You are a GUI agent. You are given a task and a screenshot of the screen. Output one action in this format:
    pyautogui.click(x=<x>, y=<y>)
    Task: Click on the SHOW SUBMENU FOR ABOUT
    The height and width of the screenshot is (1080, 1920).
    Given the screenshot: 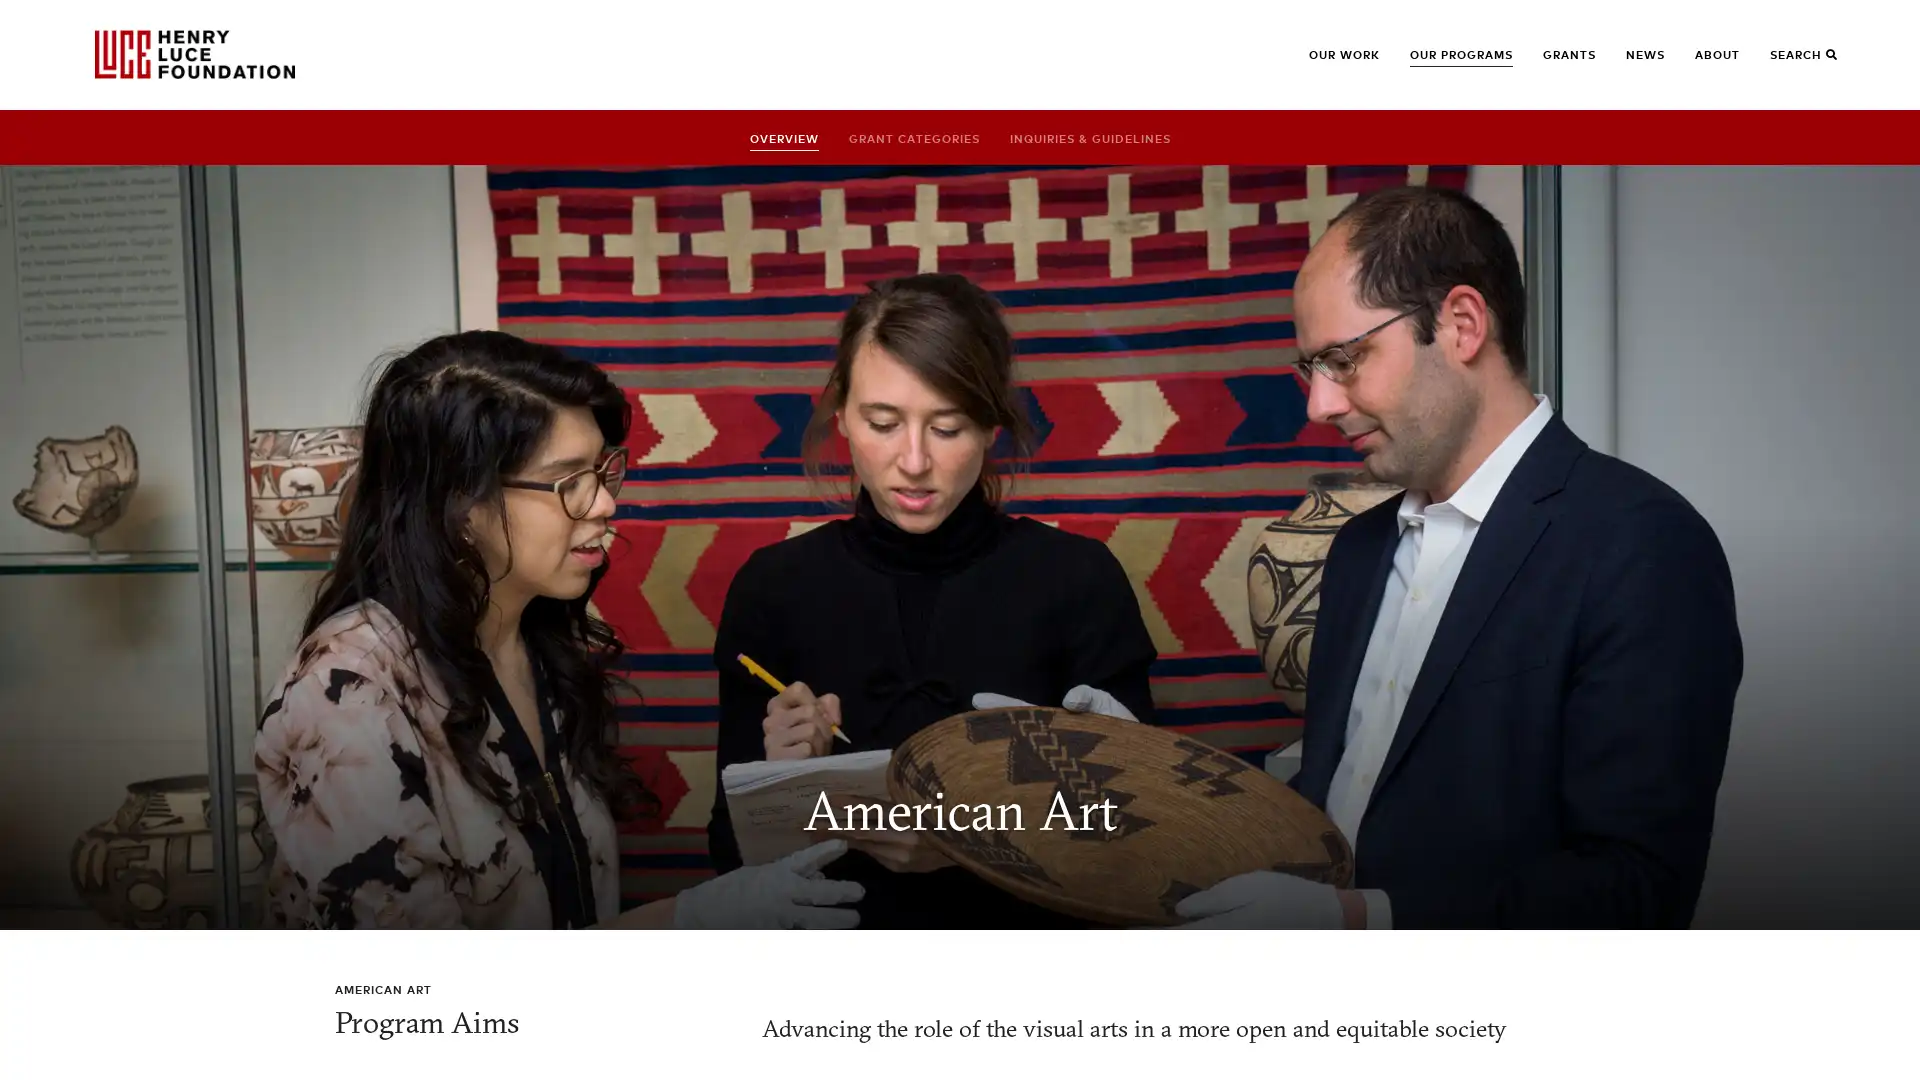 What is the action you would take?
    pyautogui.click(x=1726, y=63)
    